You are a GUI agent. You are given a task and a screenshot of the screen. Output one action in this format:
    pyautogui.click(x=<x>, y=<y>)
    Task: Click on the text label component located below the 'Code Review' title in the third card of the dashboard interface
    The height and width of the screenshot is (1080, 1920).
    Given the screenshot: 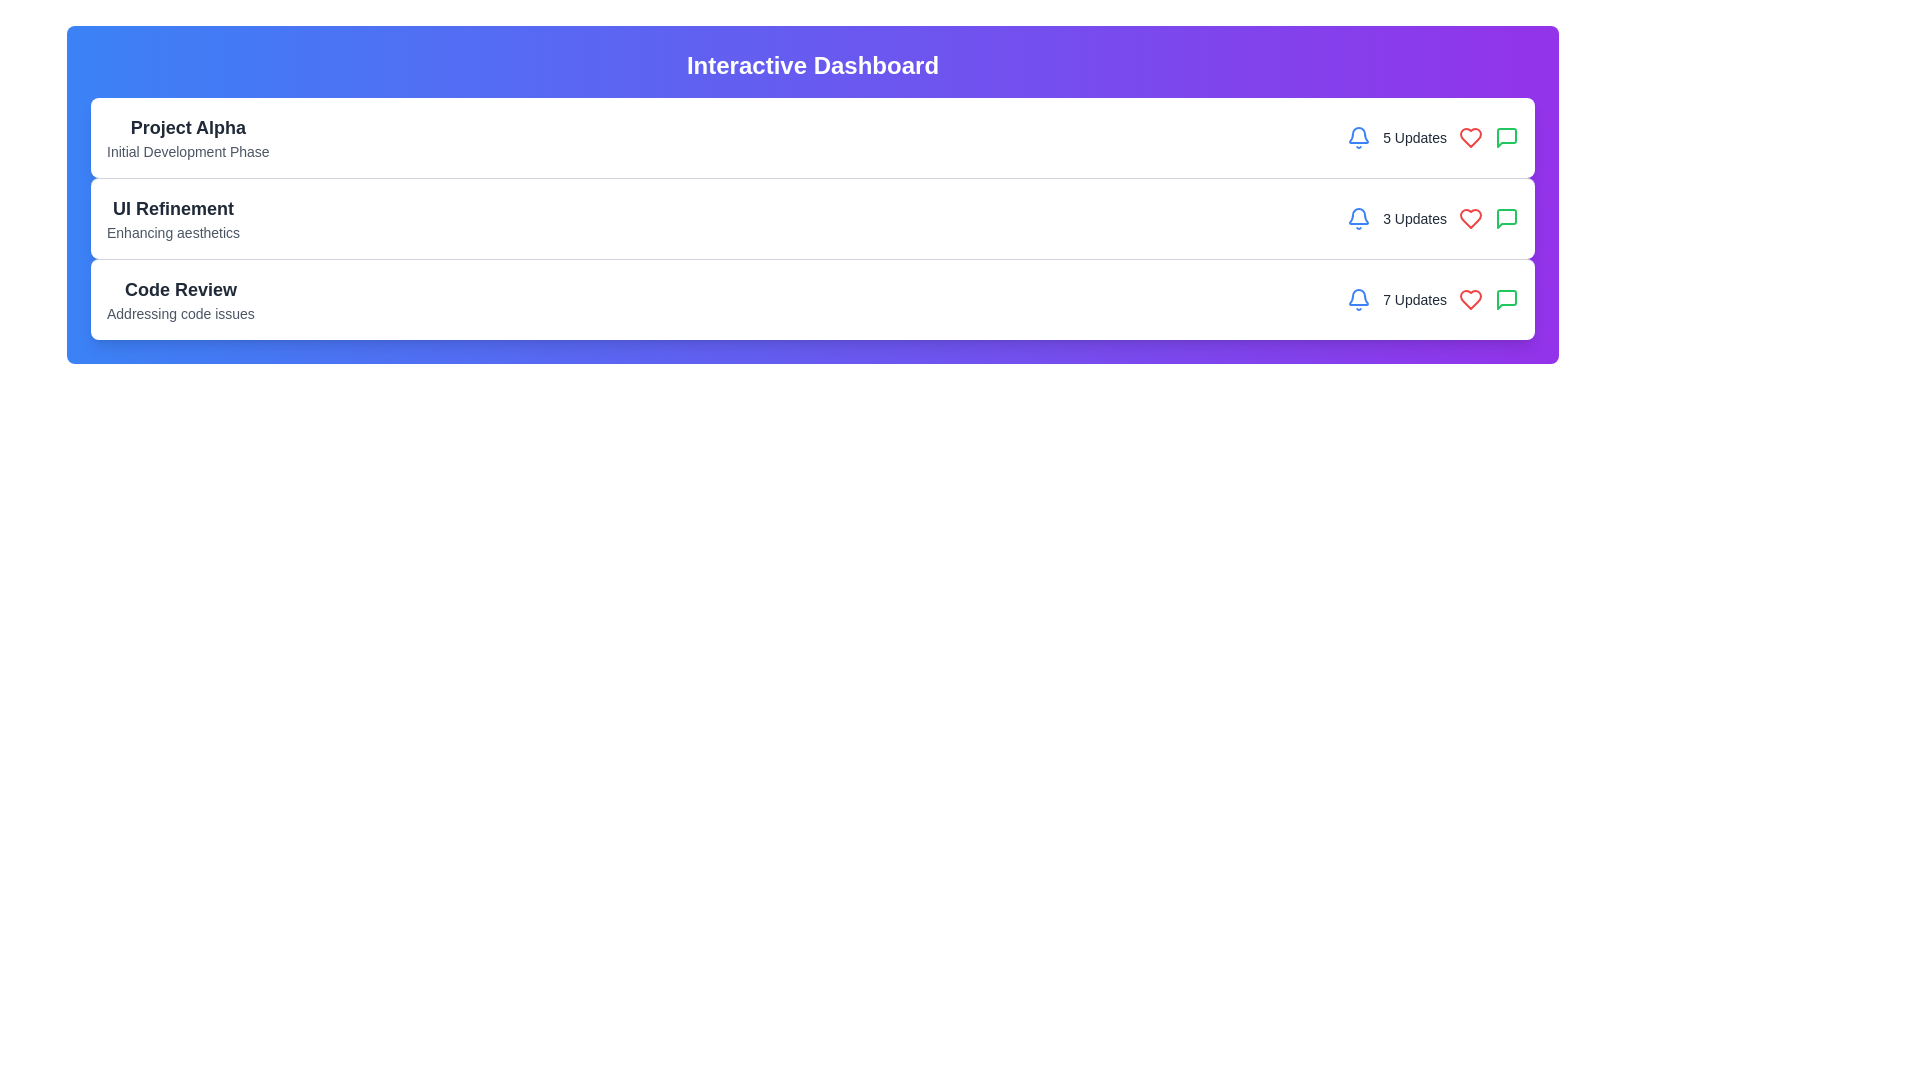 What is the action you would take?
    pyautogui.click(x=180, y=313)
    